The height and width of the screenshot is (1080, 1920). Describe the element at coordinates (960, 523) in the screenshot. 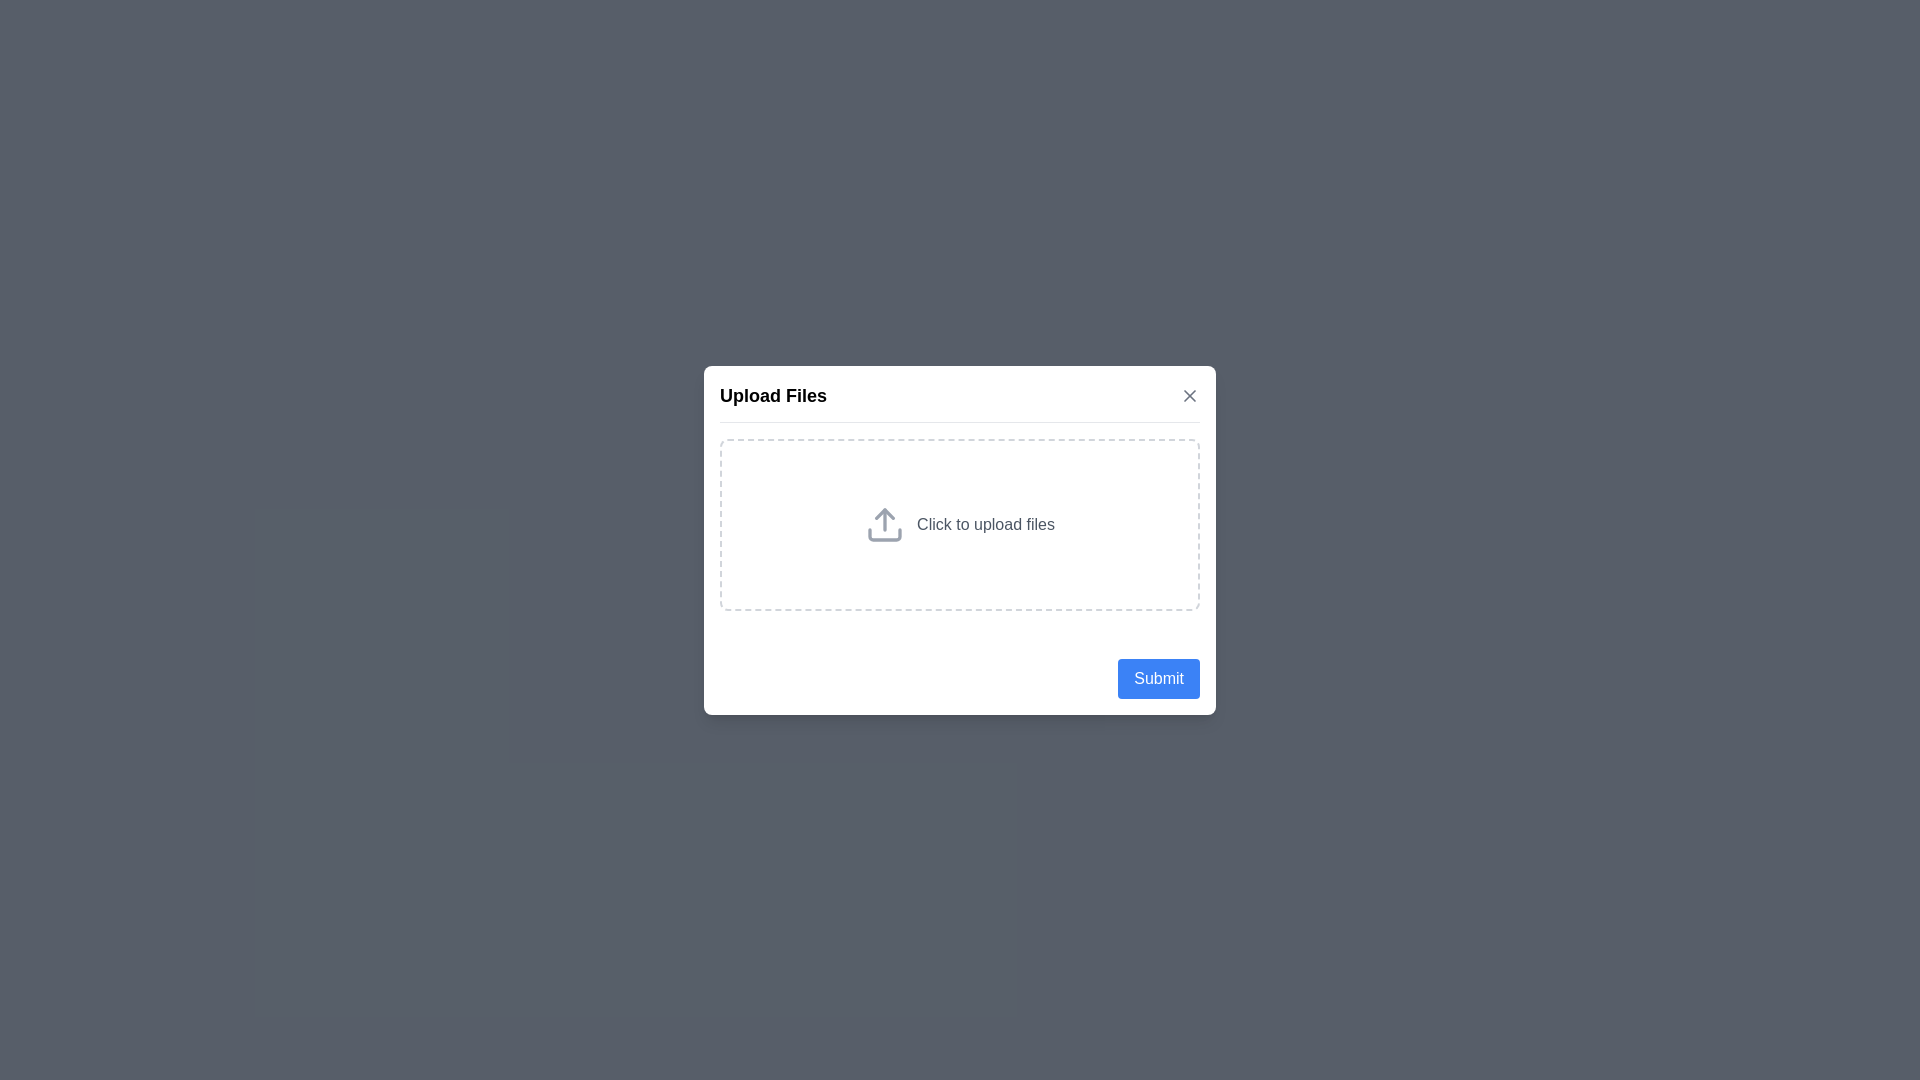

I see `the center of the upload area to initiate the file upload process` at that location.